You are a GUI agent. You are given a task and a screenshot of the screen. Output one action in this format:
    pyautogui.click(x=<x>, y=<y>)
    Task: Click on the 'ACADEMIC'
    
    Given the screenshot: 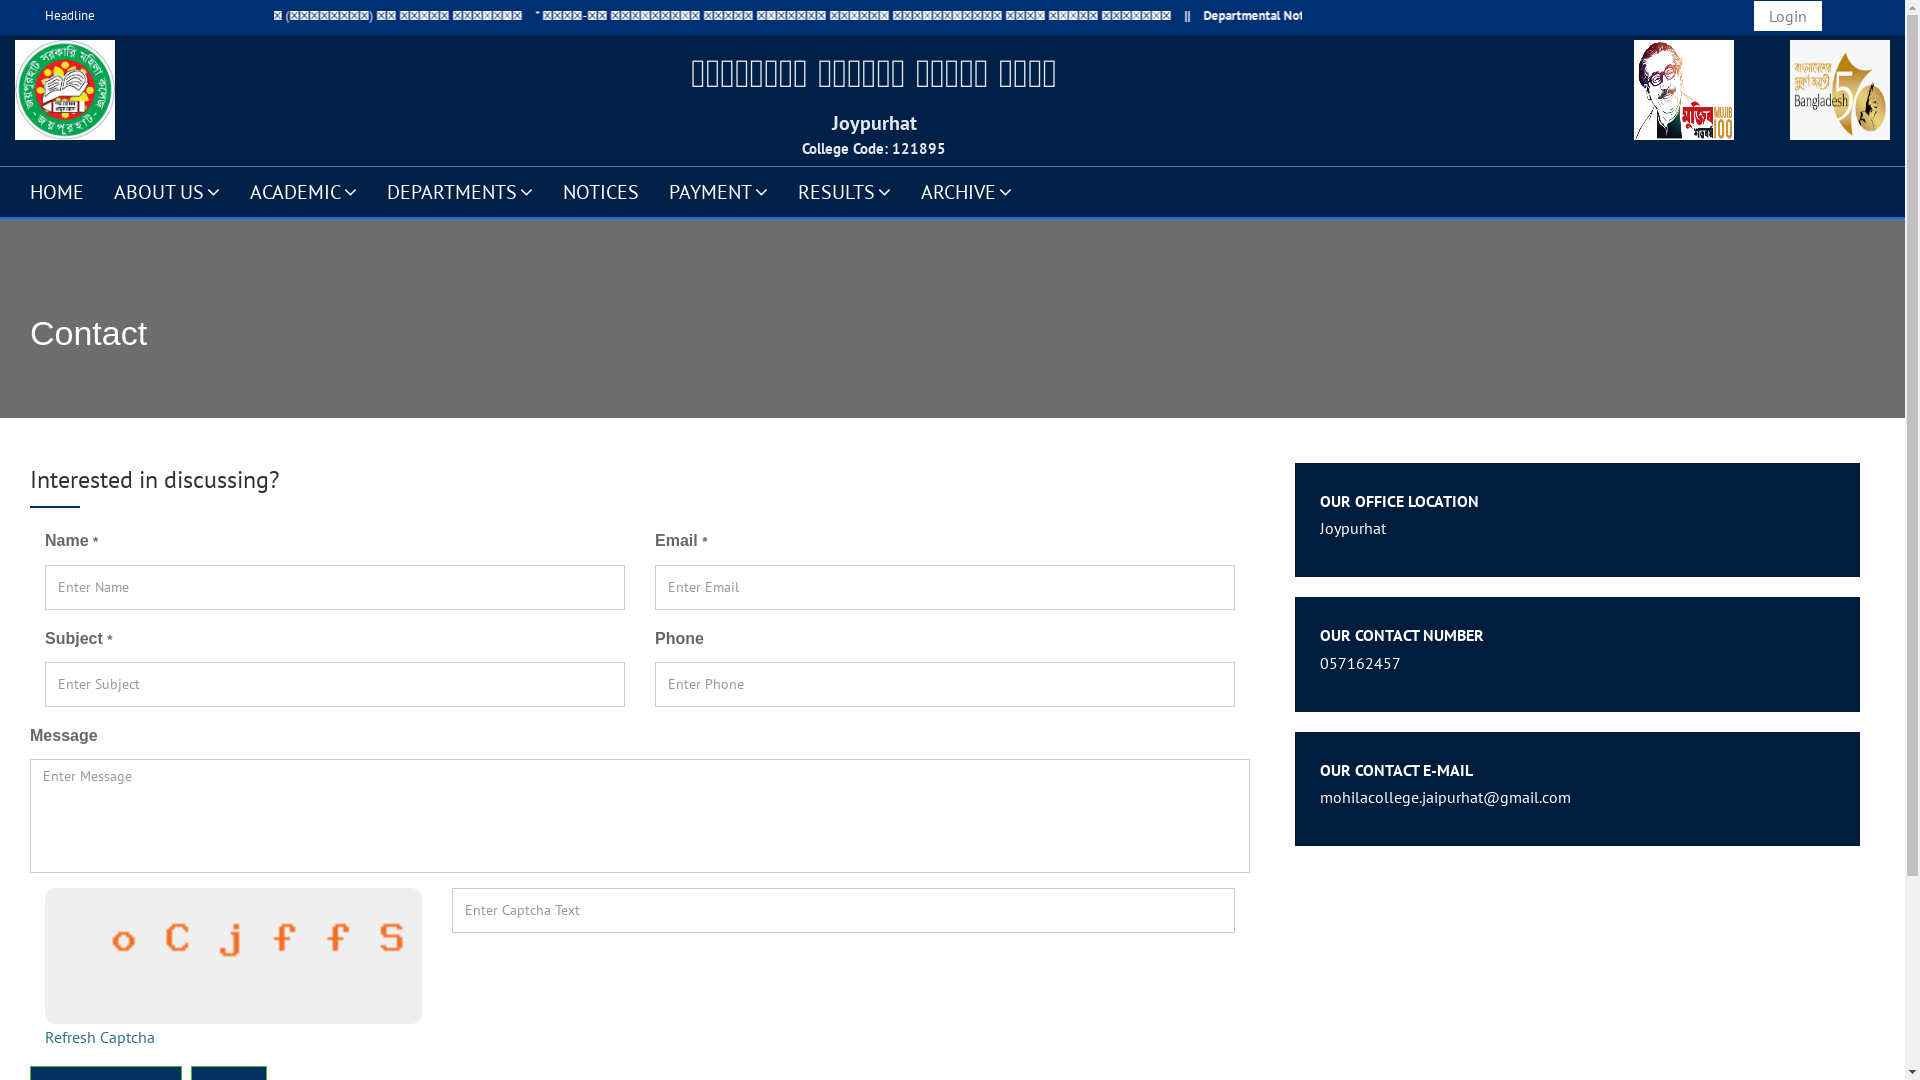 What is the action you would take?
    pyautogui.click(x=235, y=191)
    